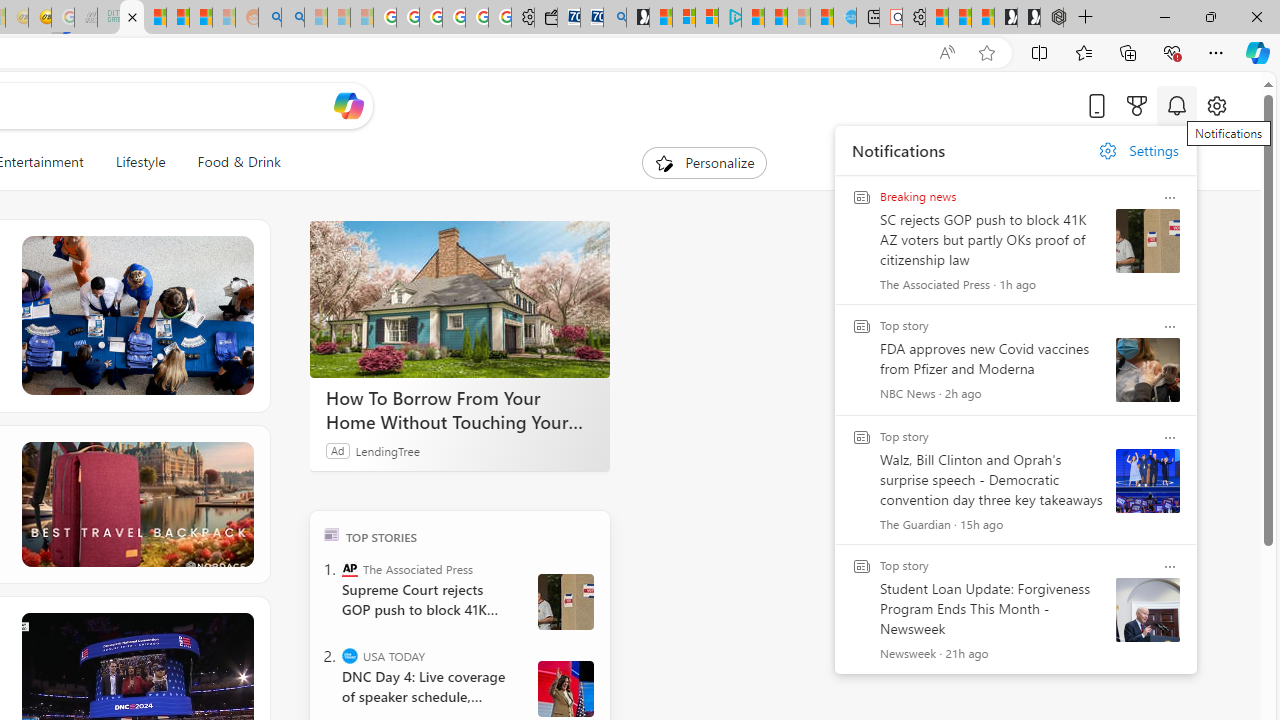  What do you see at coordinates (614, 17) in the screenshot?
I see `'Bing Real Estate - Home sales and rental listings'` at bounding box center [614, 17].